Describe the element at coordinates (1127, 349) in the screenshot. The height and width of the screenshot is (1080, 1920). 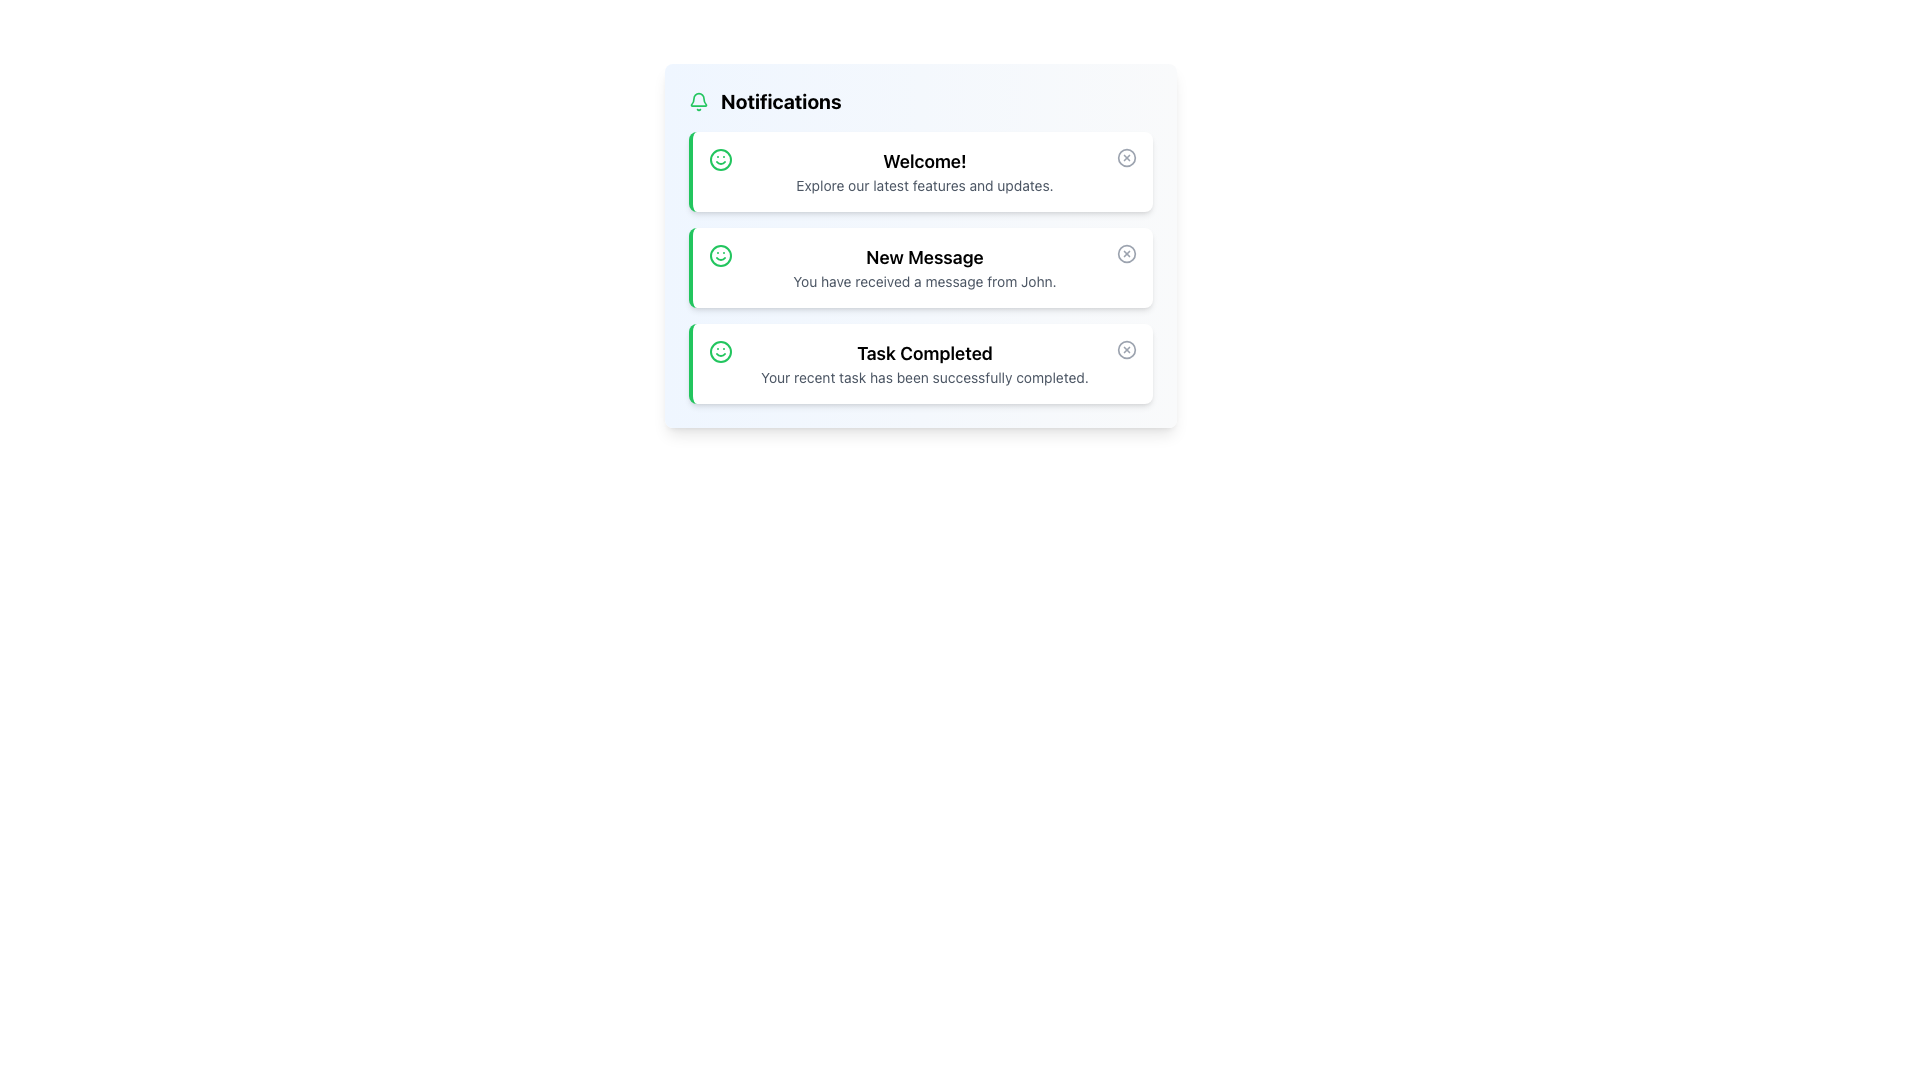
I see `the dismissal button on the far right side of the notification box labeled 'Task Completed: Your recent task has been successfully completed.'` at that location.